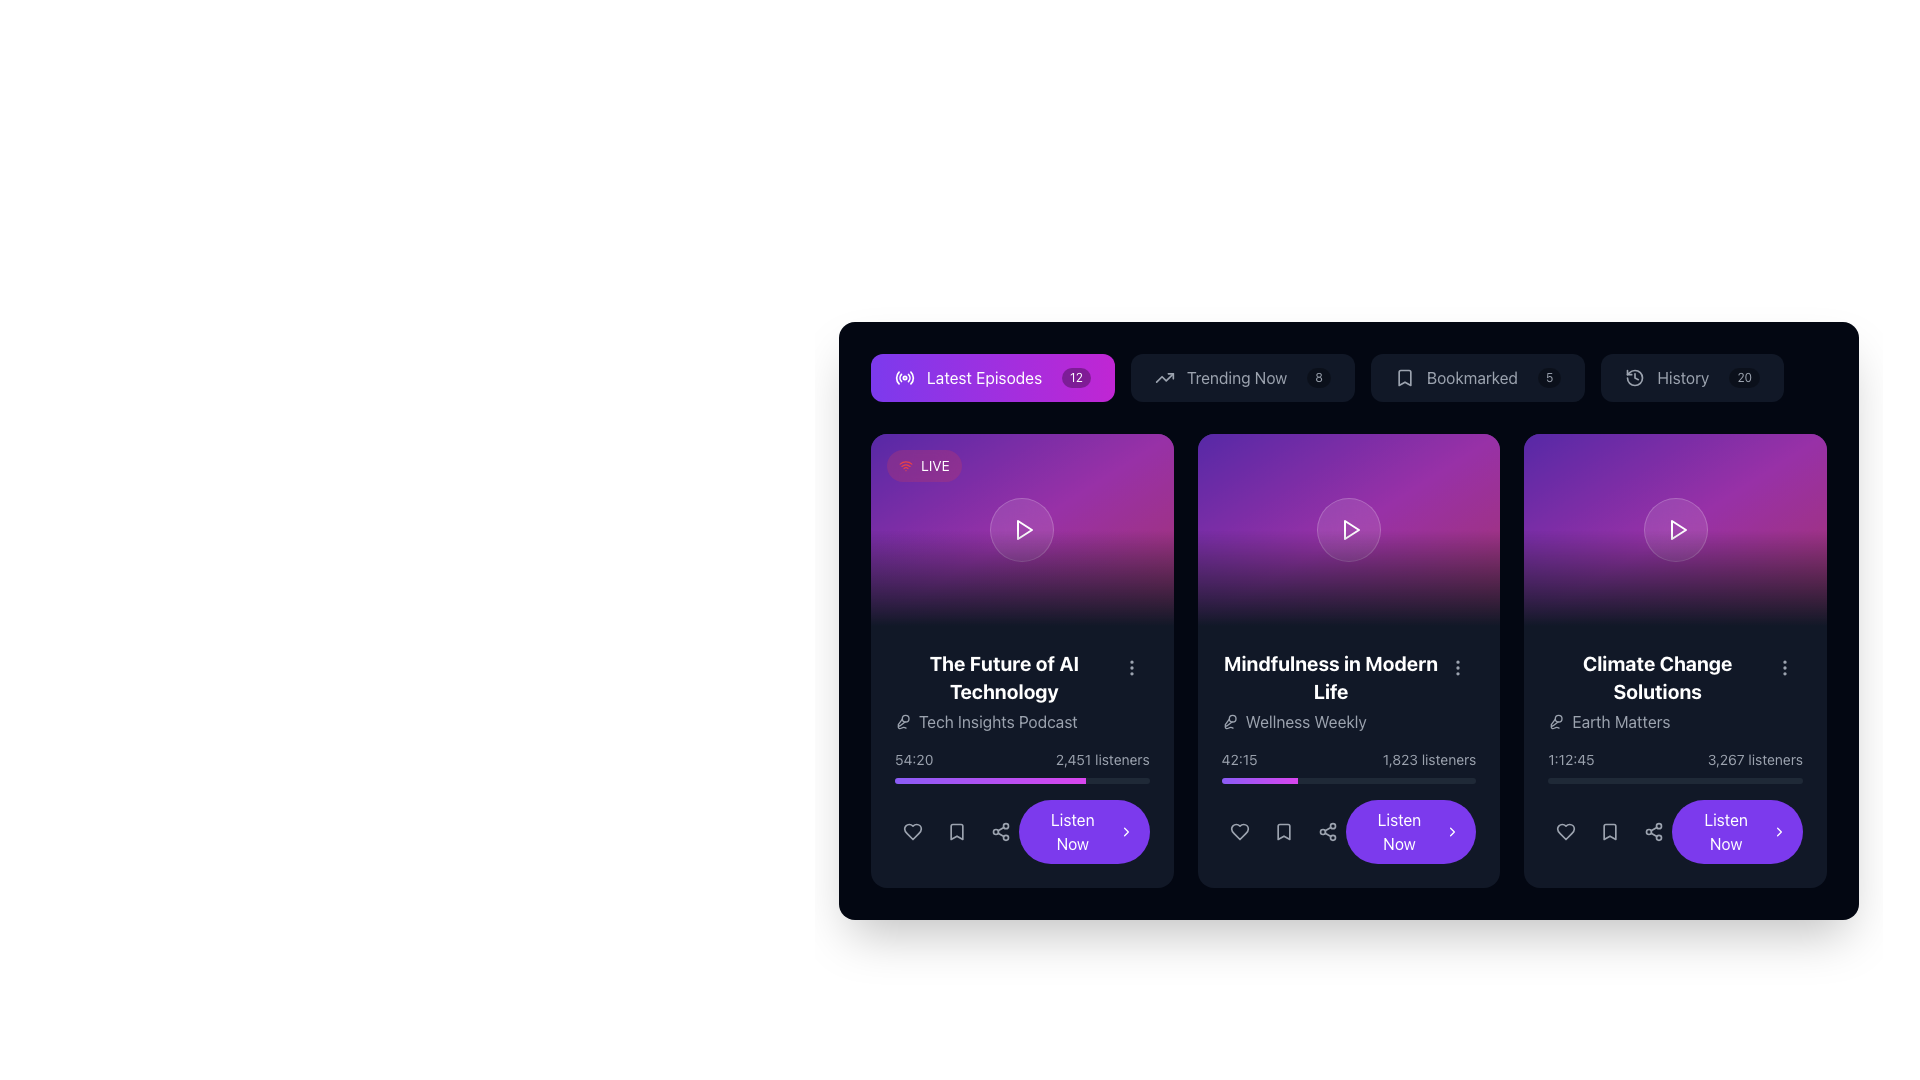 Image resolution: width=1920 pixels, height=1080 pixels. I want to click on the heart-shaped icon styled with a thin gray outline within the 'Climate Change Solutions' podcast card, so click(1565, 832).